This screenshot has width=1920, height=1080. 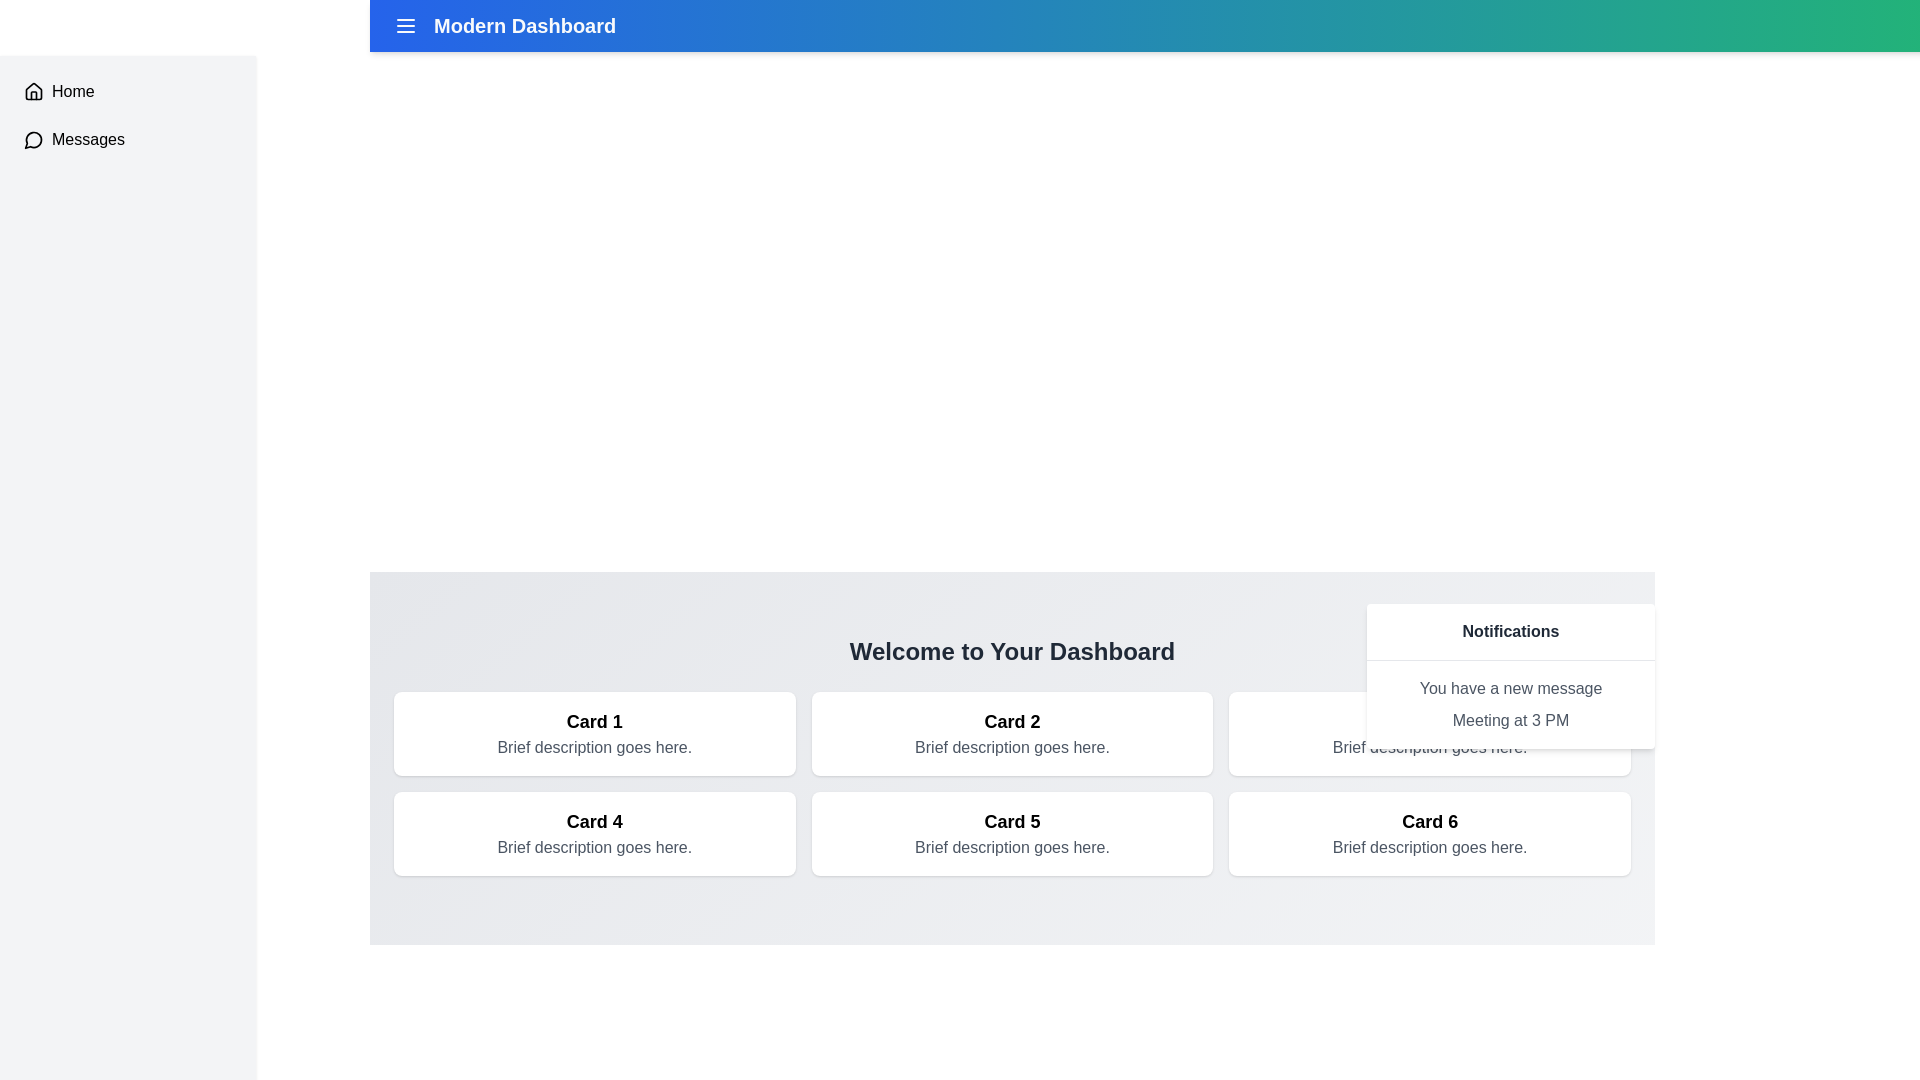 I want to click on the heading text label positioned above the description in the second row, second column of the card layout to trigger potential effects, so click(x=1012, y=821).